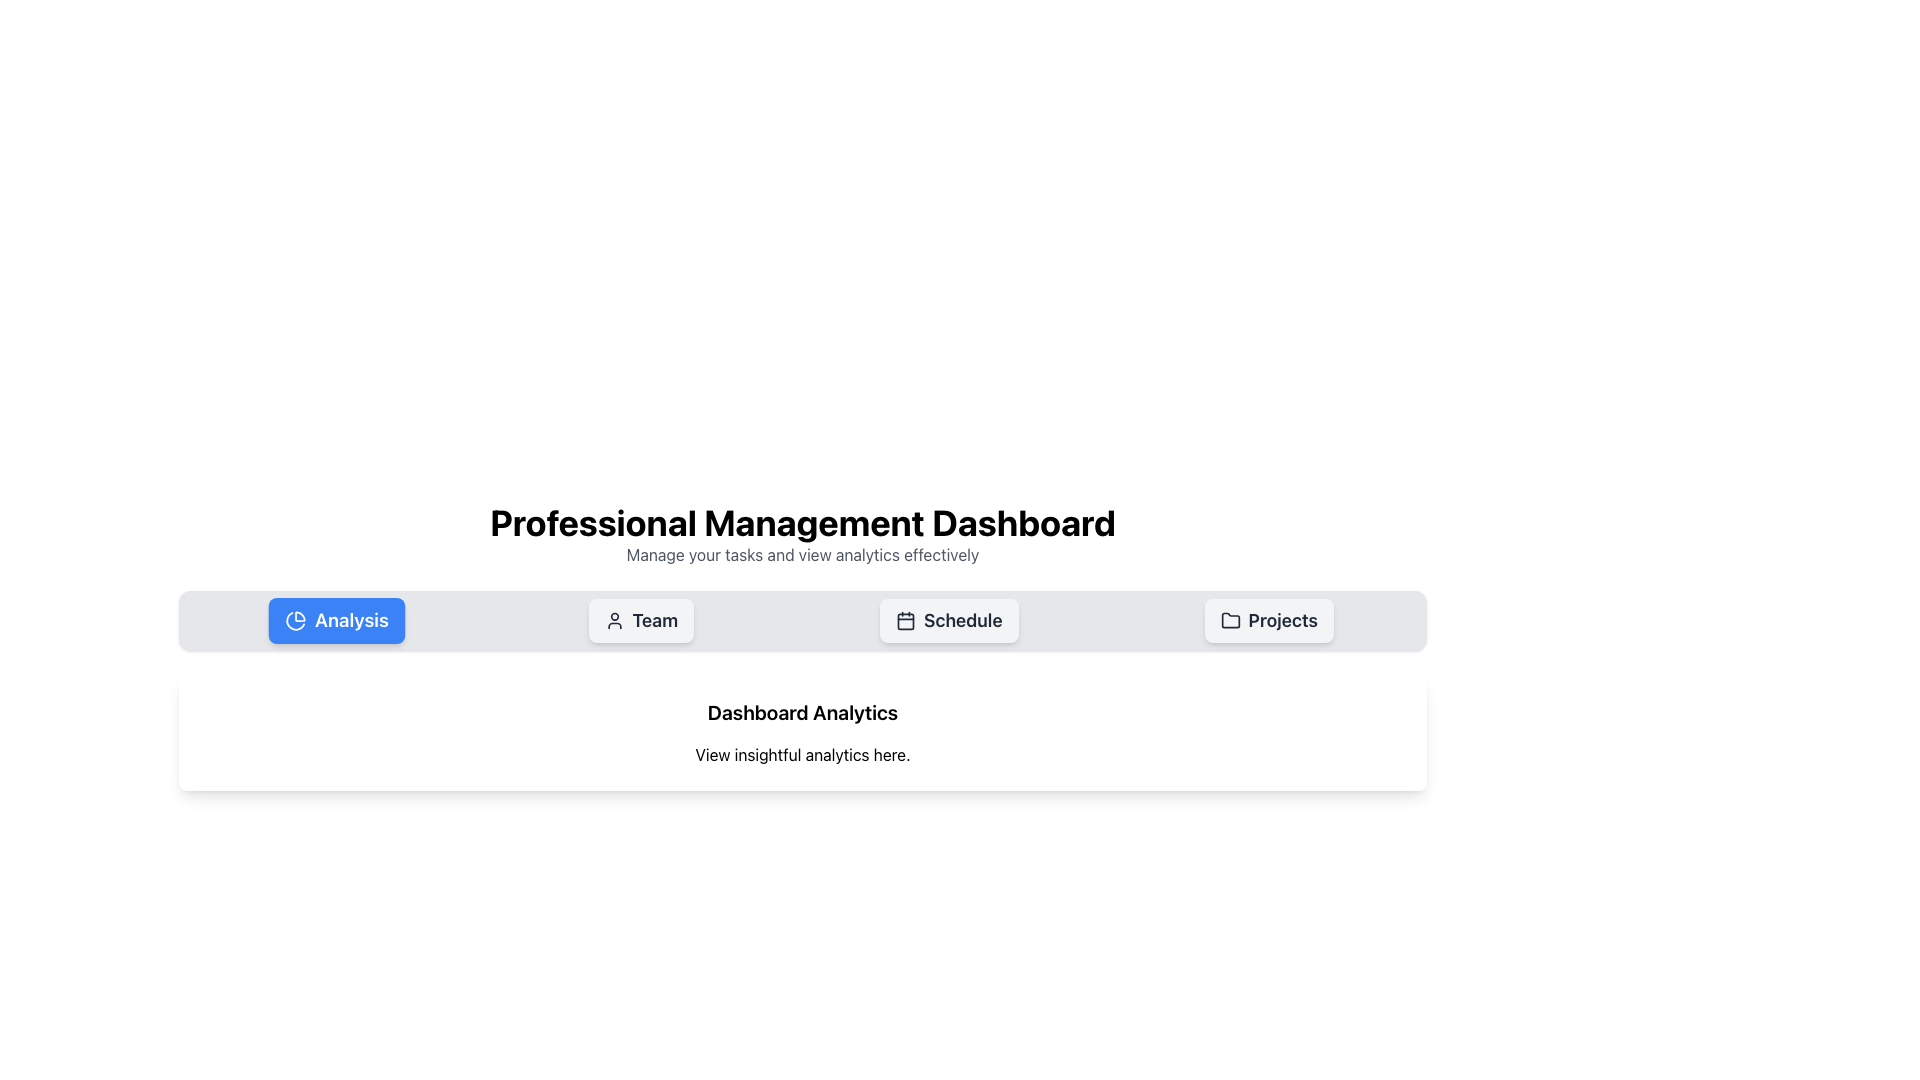  What do you see at coordinates (905, 620) in the screenshot?
I see `the decorative scheduling icon located to the left of the 'Schedule' text in the navigation bar` at bounding box center [905, 620].